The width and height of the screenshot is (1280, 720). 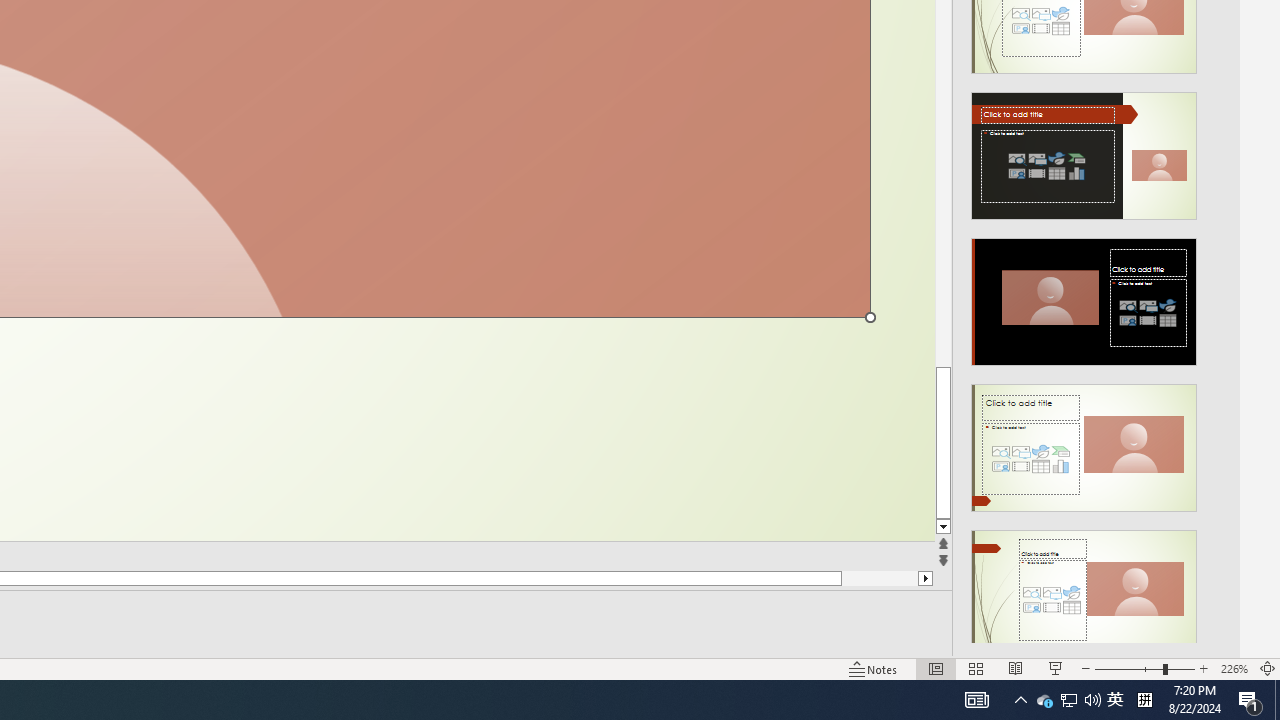 I want to click on 'Zoom 226%', so click(x=1233, y=669).